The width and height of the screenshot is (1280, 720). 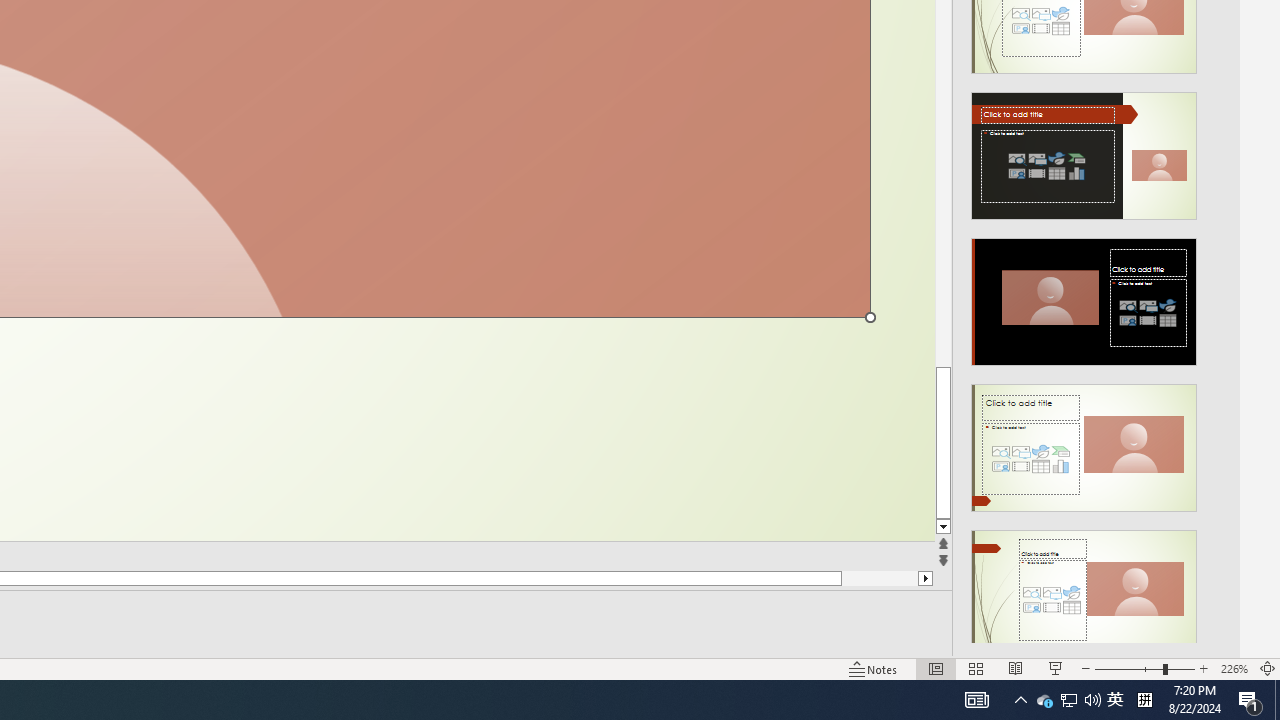 I want to click on 'Zoom 226%', so click(x=1233, y=669).